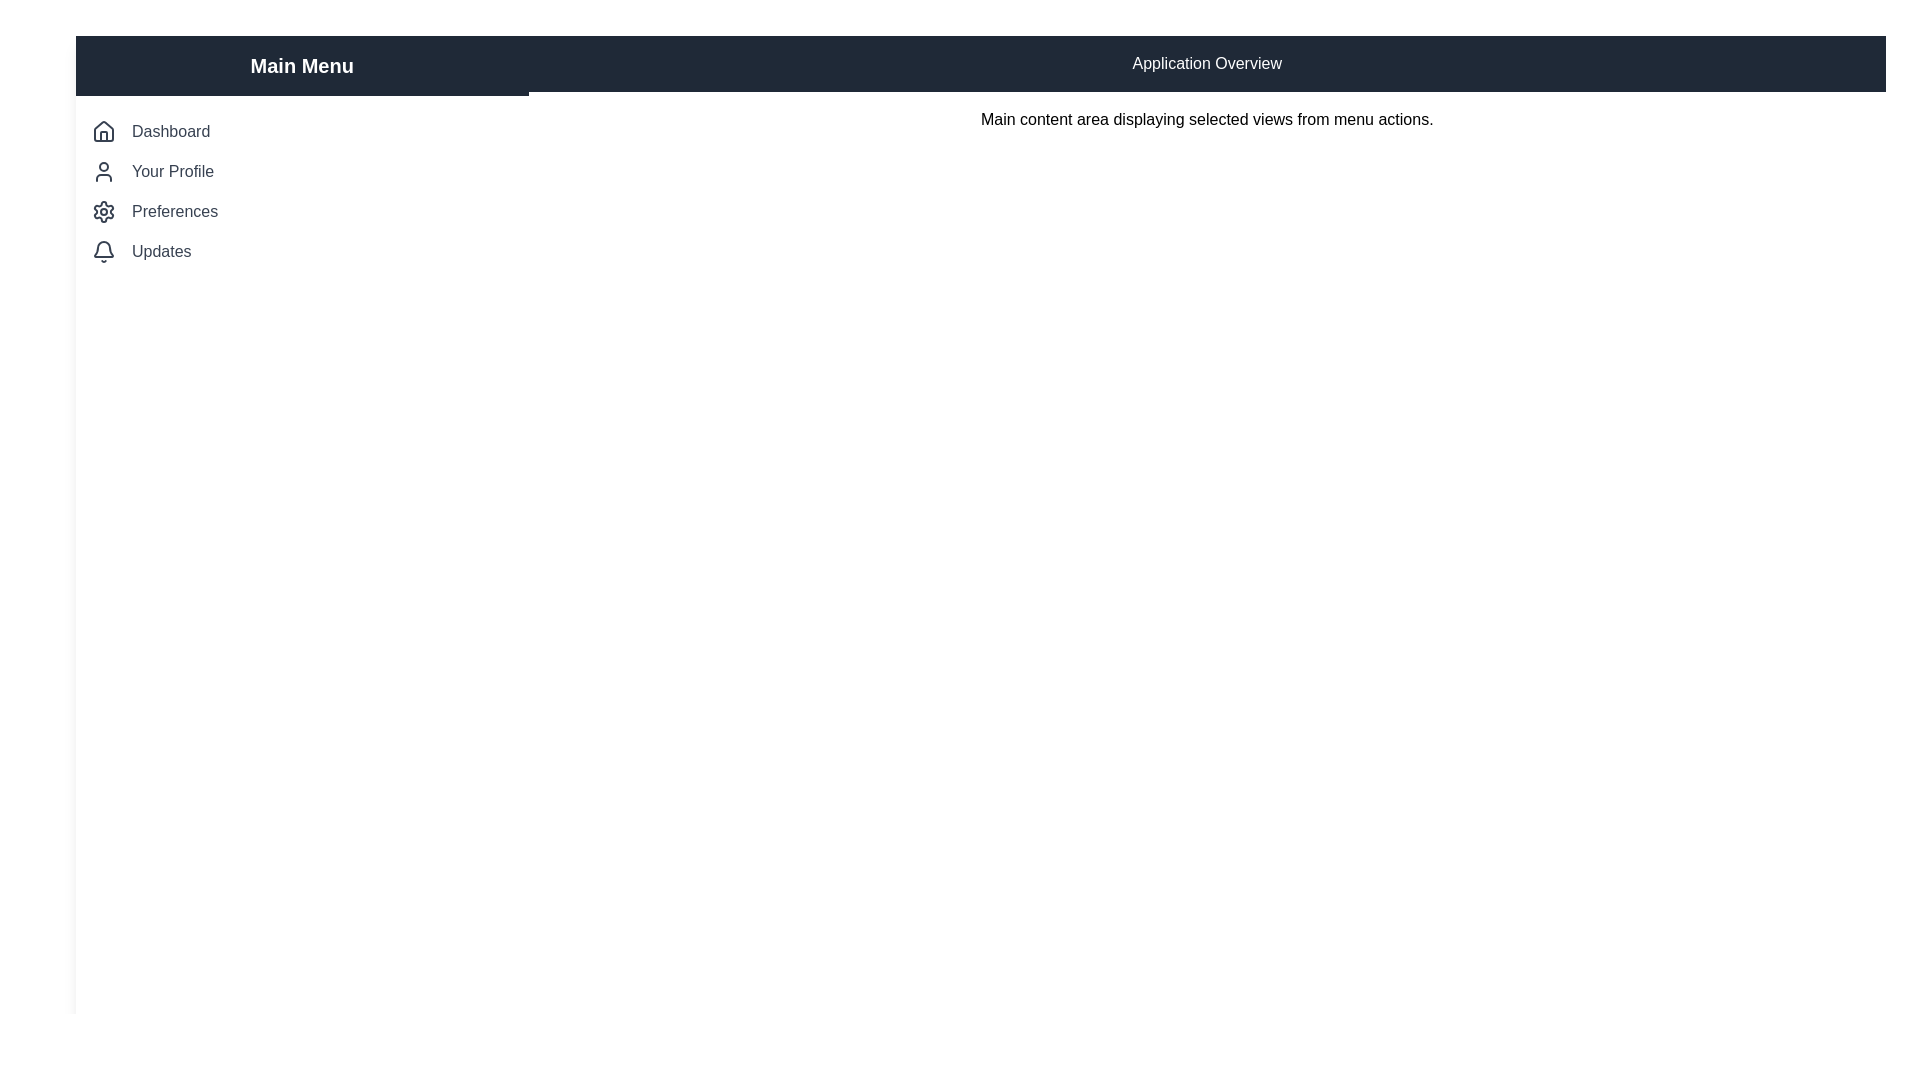 The height and width of the screenshot is (1080, 1920). Describe the element at coordinates (103, 171) in the screenshot. I see `the user profile icon located next to the 'Your Profile' text in the sidebar menu` at that location.